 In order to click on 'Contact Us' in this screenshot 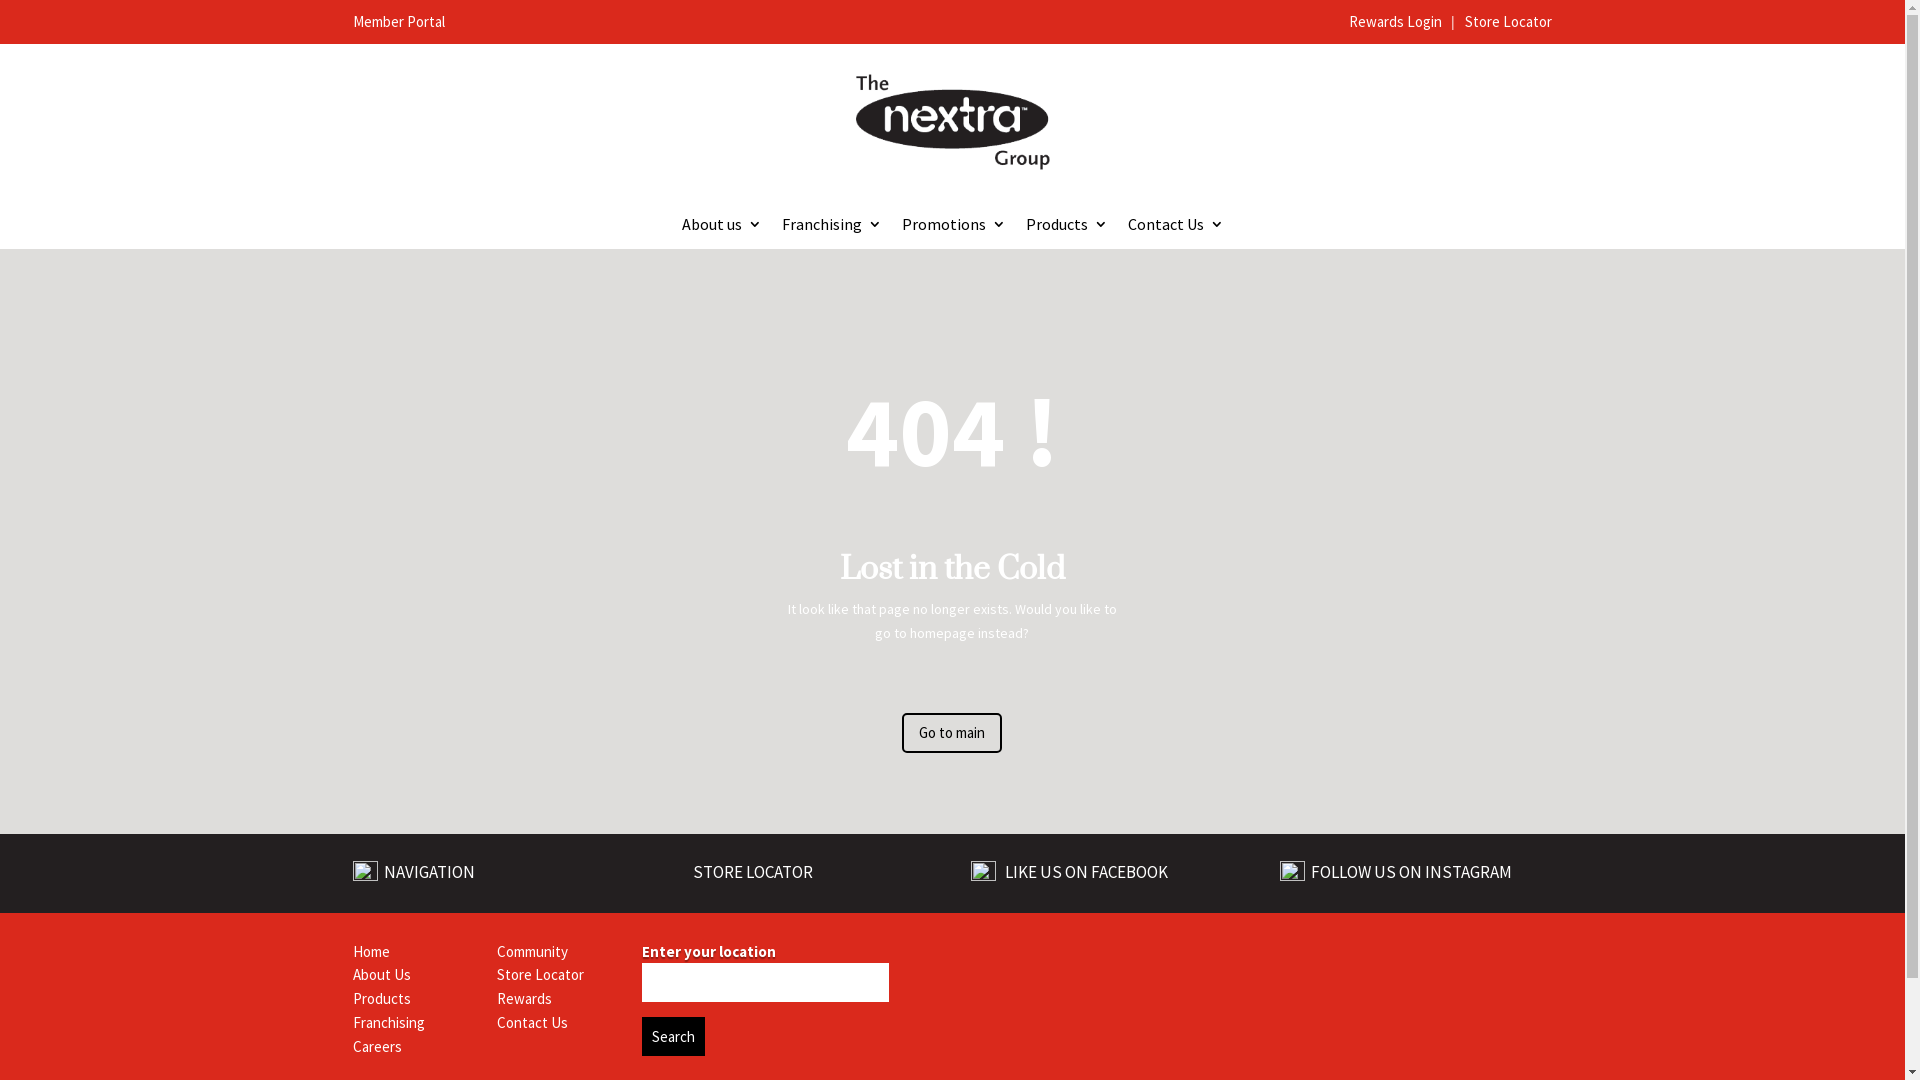, I will do `click(532, 1022)`.